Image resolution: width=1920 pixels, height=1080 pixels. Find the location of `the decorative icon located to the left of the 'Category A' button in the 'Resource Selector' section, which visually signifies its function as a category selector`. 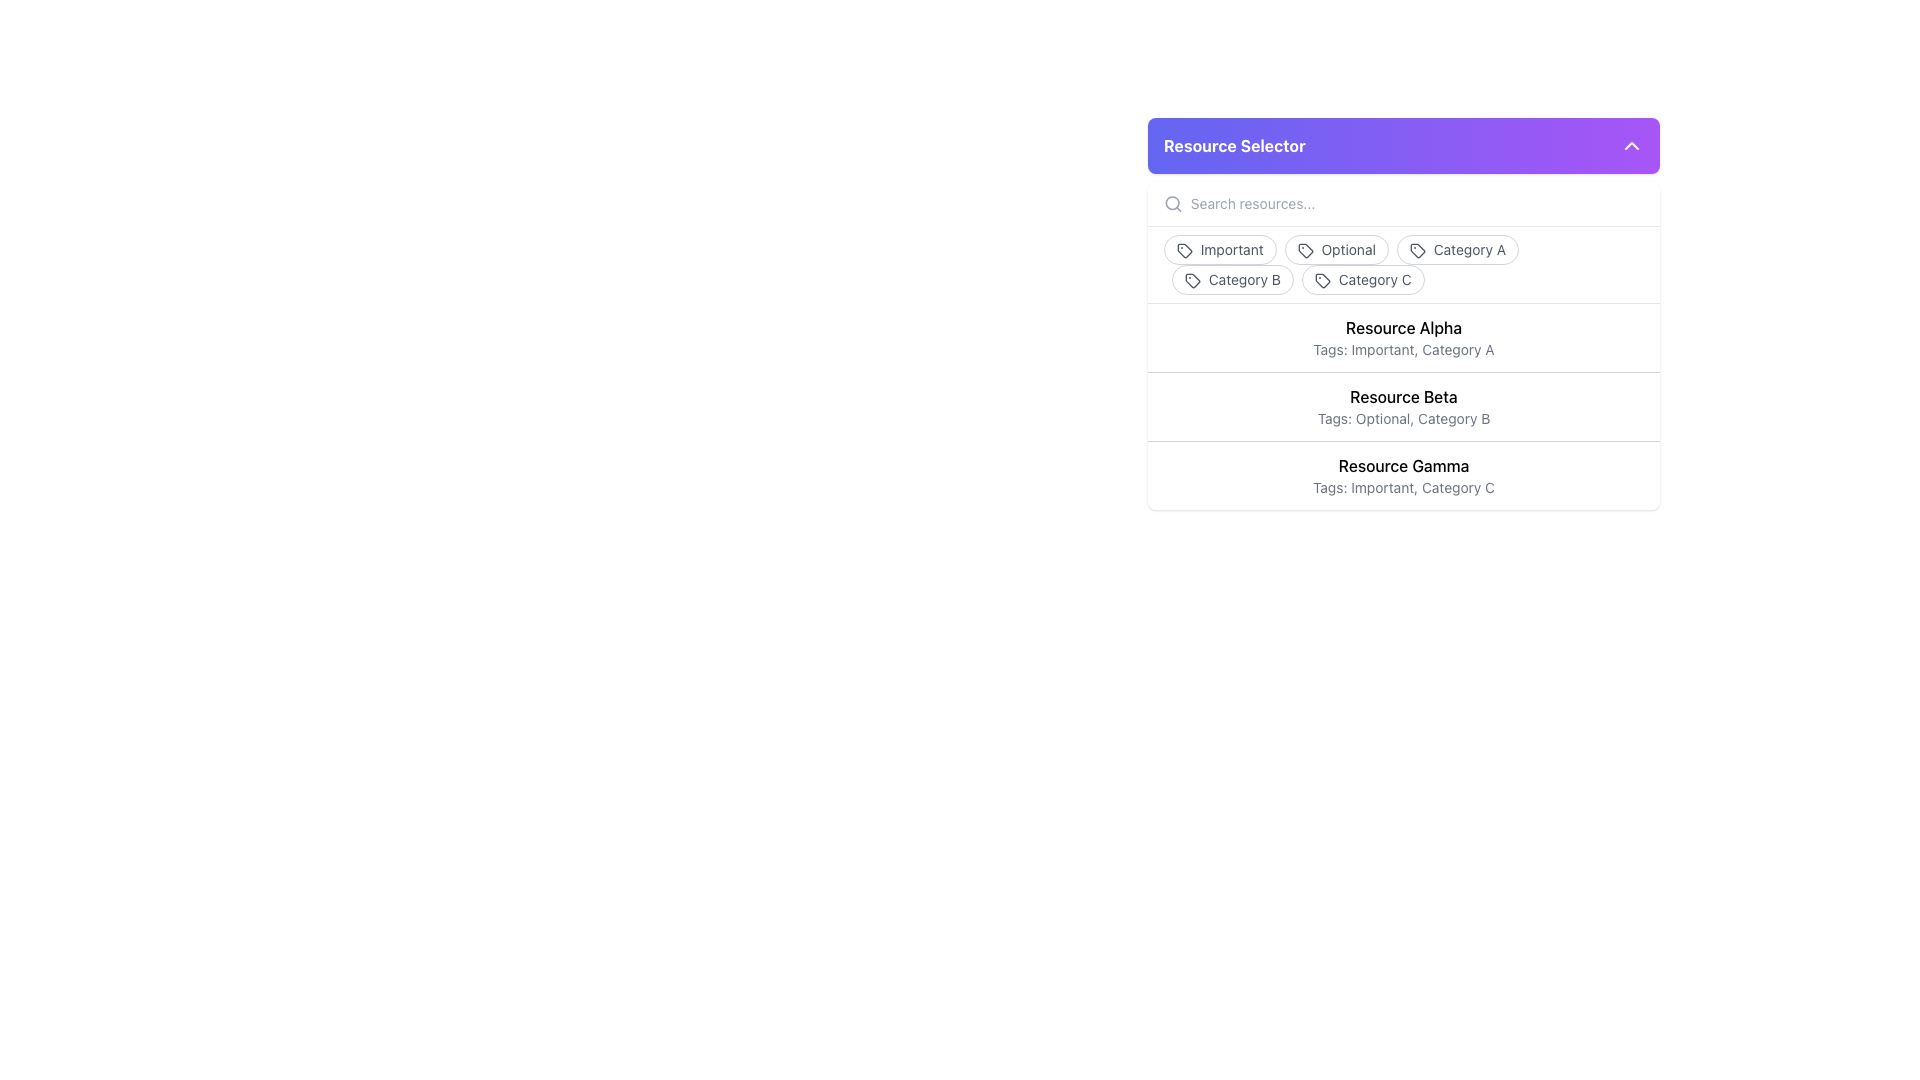

the decorative icon located to the left of the 'Category A' button in the 'Resource Selector' section, which visually signifies its function as a category selector is located at coordinates (1416, 250).